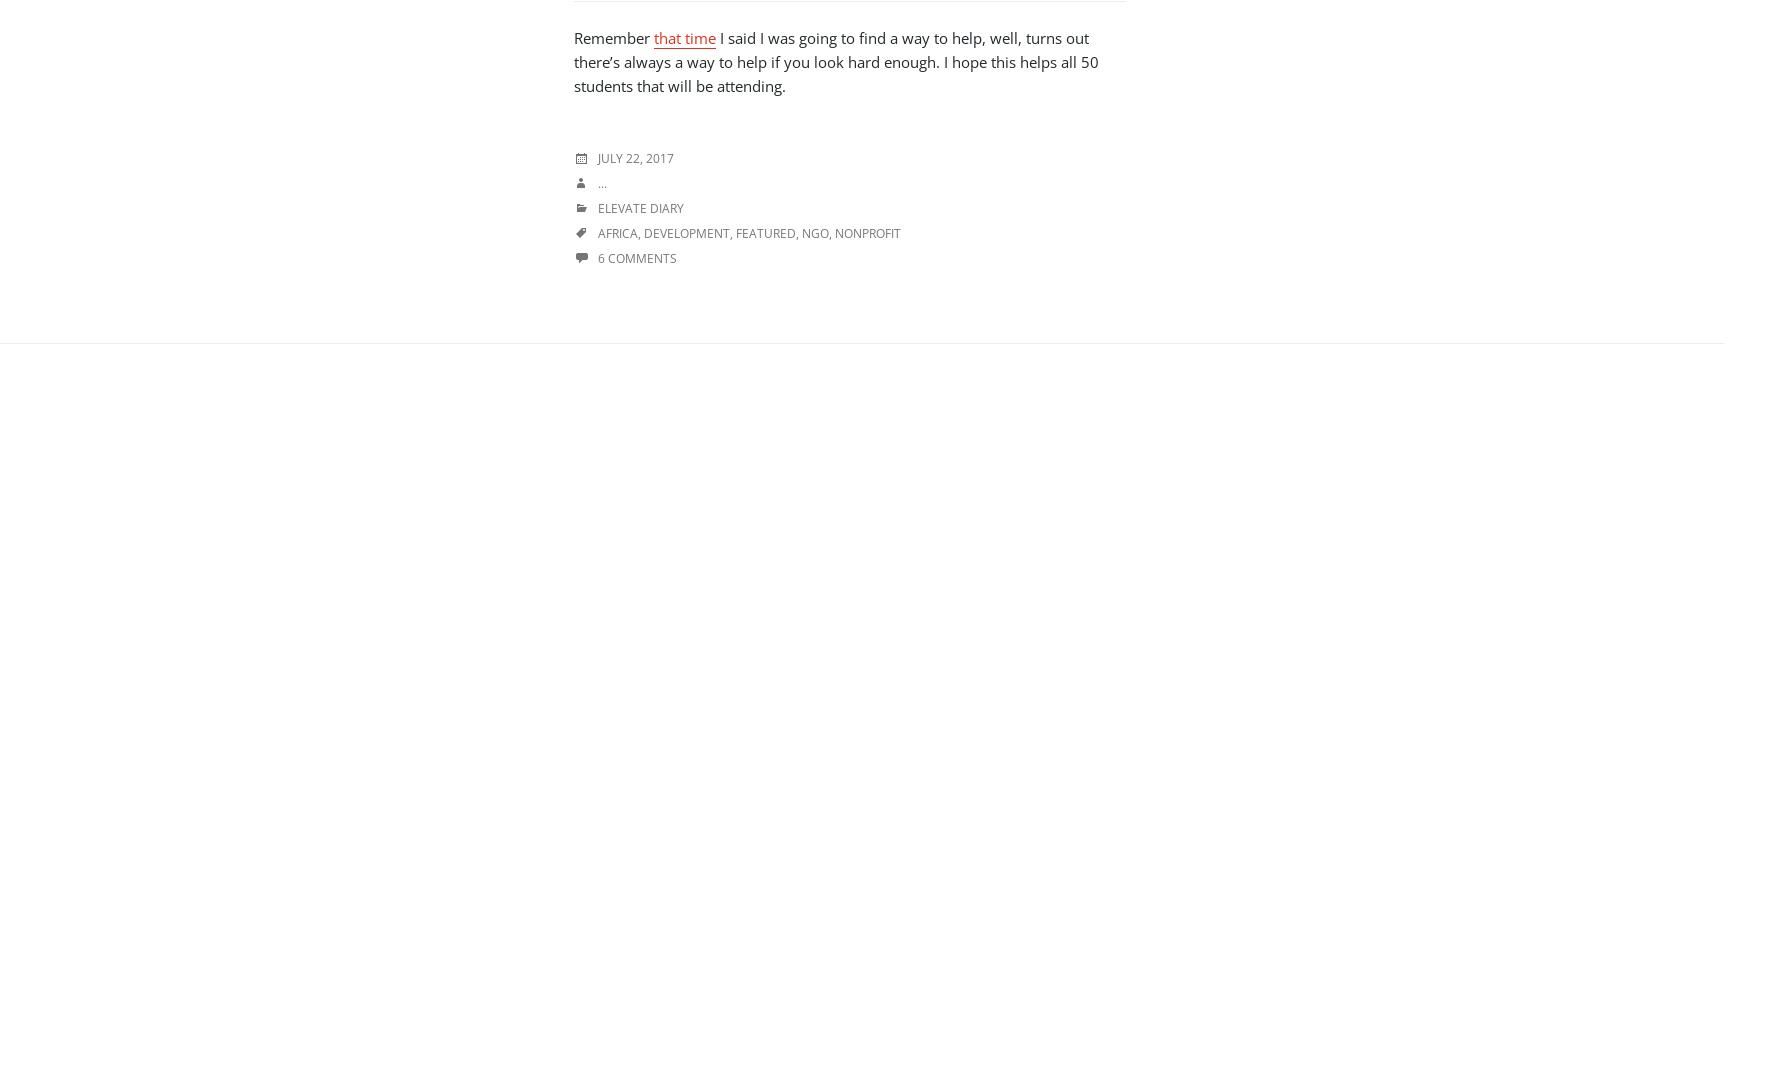  What do you see at coordinates (602, 182) in the screenshot?
I see `'...'` at bounding box center [602, 182].